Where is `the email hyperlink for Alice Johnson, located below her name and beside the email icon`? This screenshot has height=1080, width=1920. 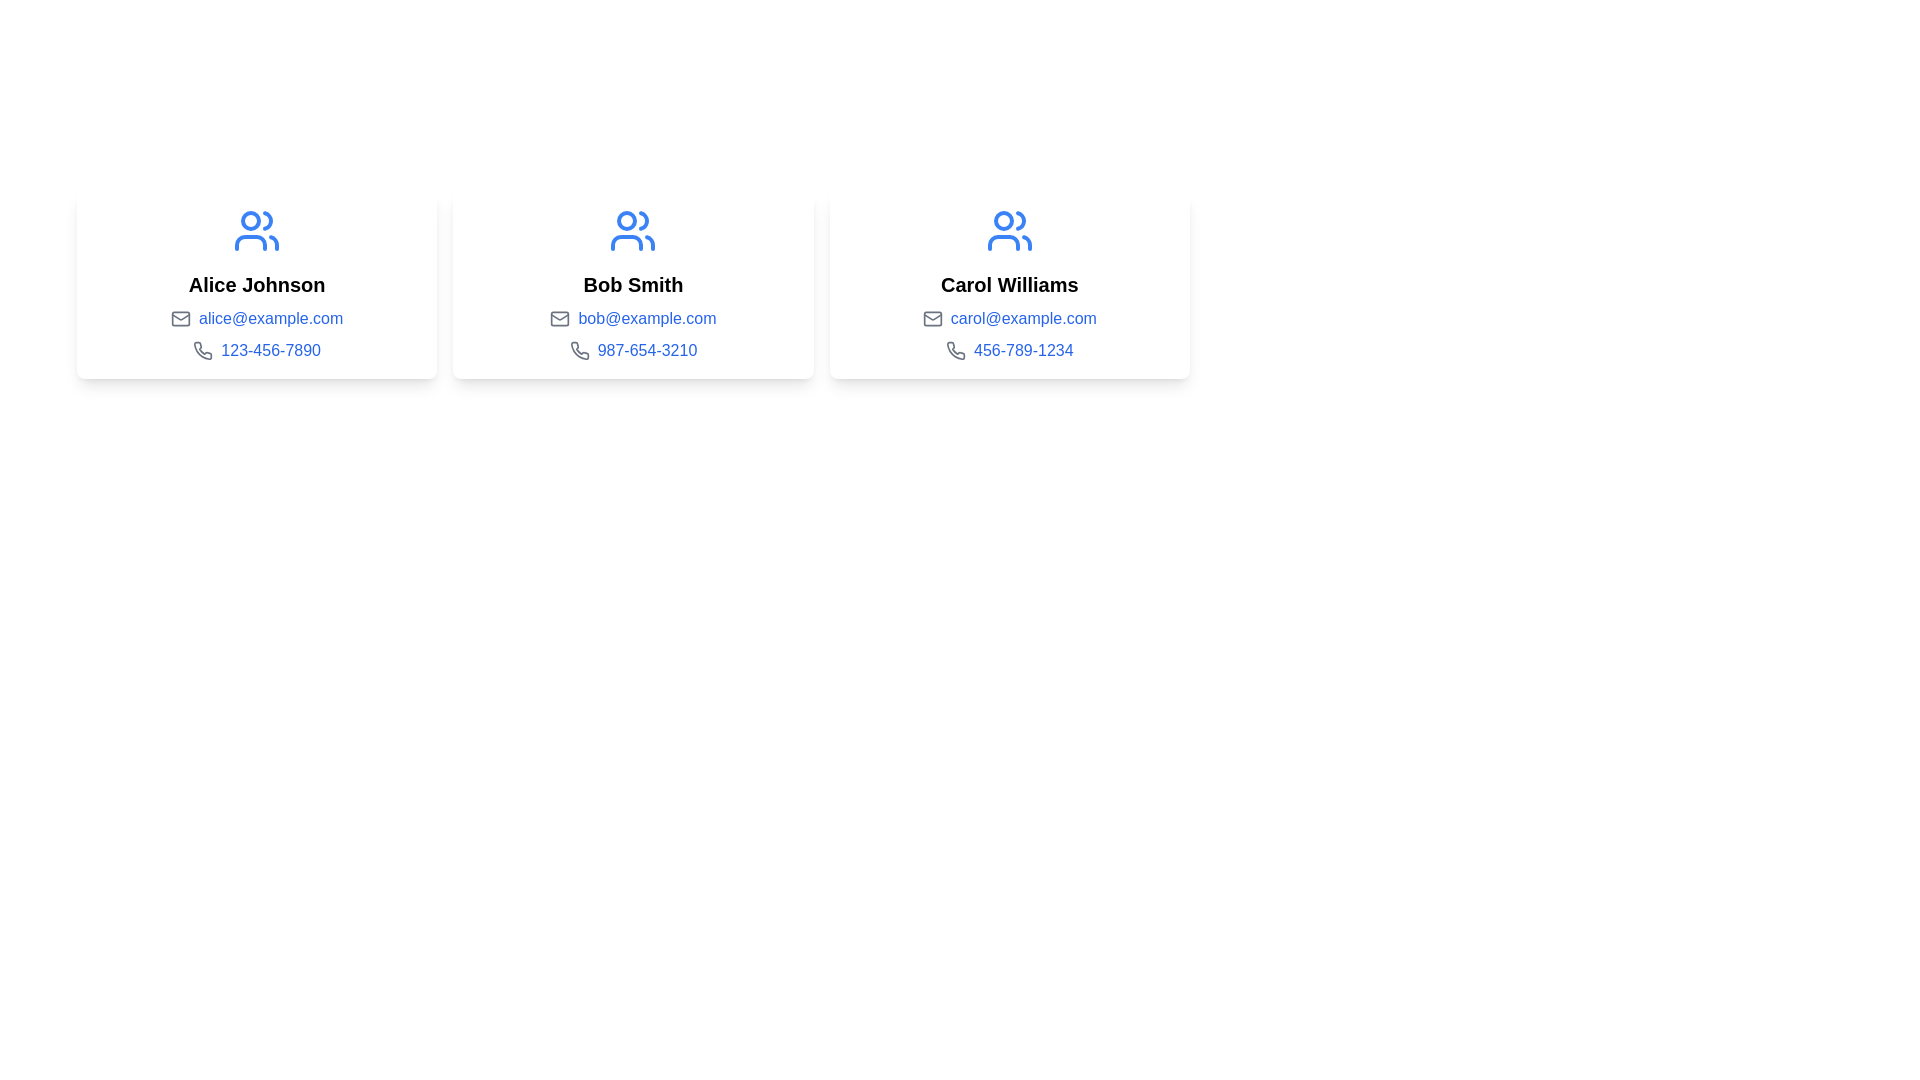 the email hyperlink for Alice Johnson, located below her name and beside the email icon is located at coordinates (270, 318).